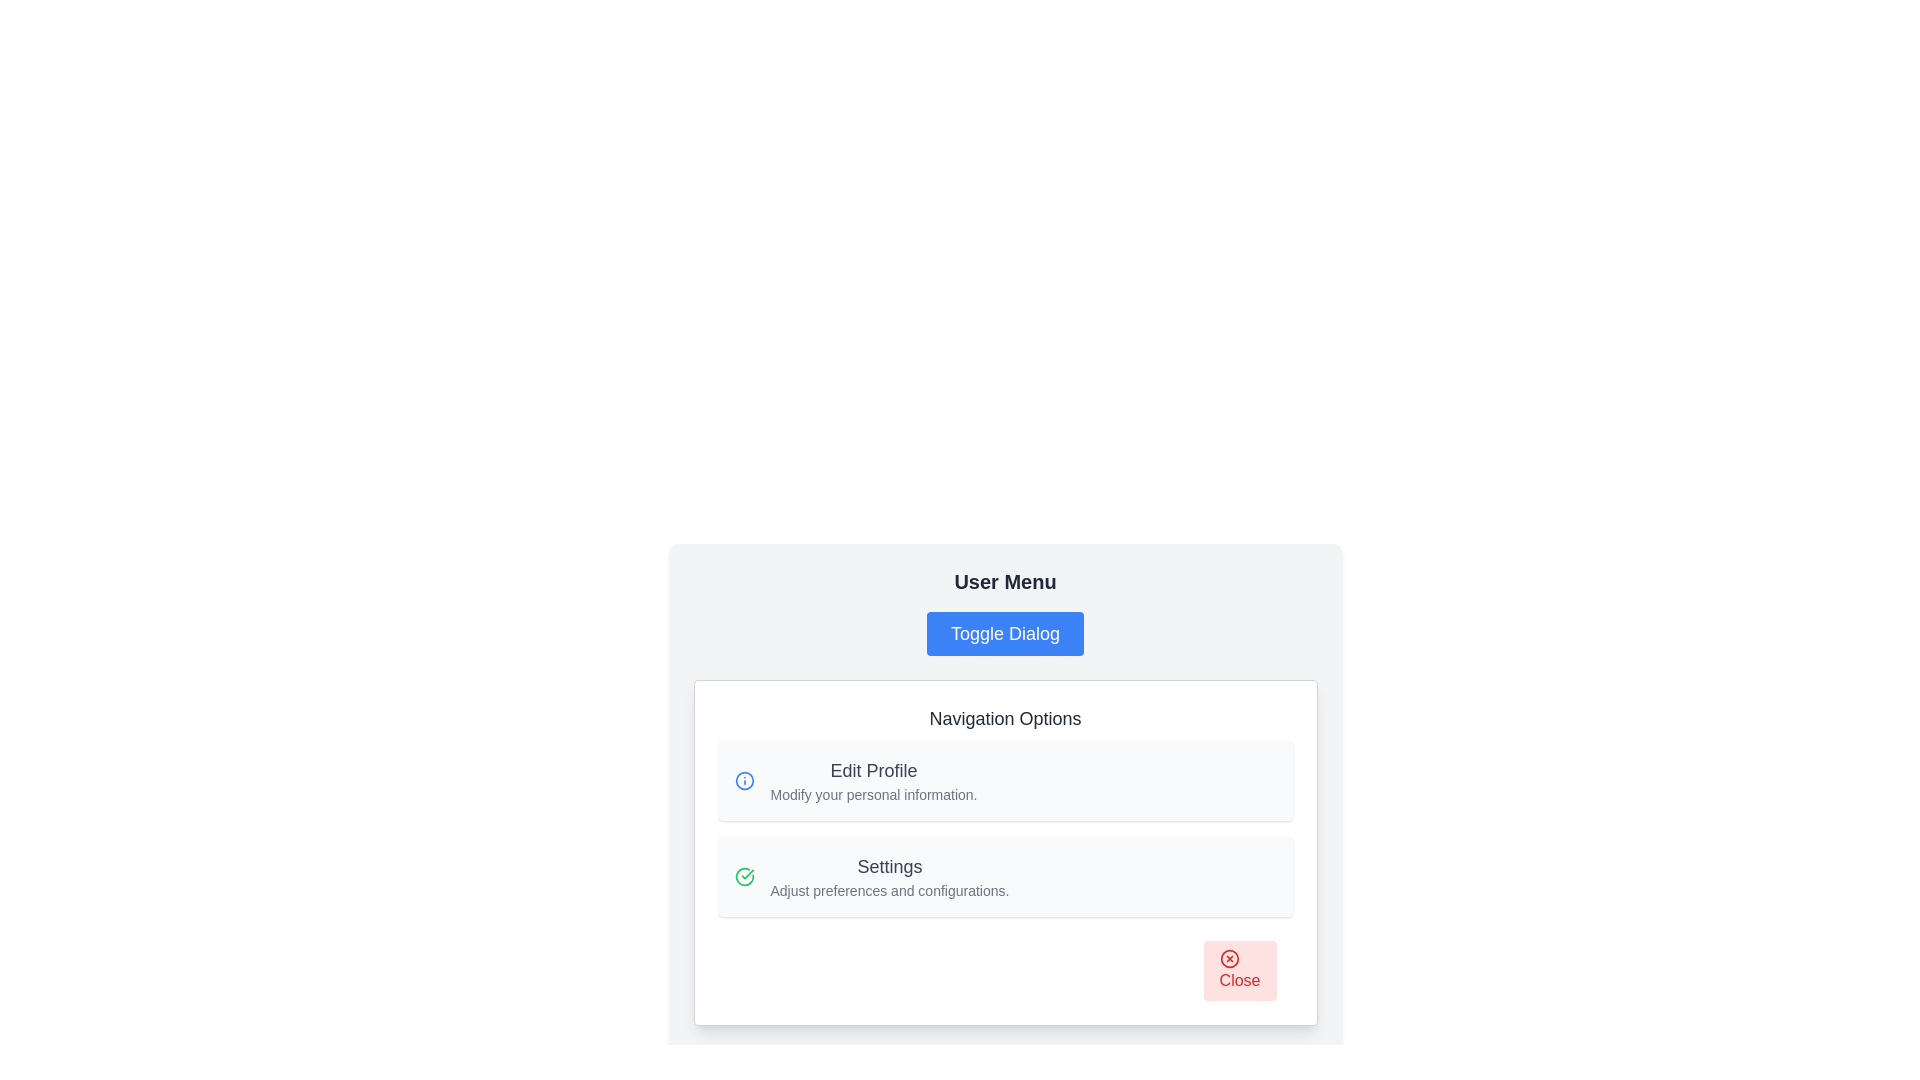 The width and height of the screenshot is (1920, 1080). I want to click on the rectangular button labeled 'Toggle Dialog' with a blue background and white text, so click(1005, 633).